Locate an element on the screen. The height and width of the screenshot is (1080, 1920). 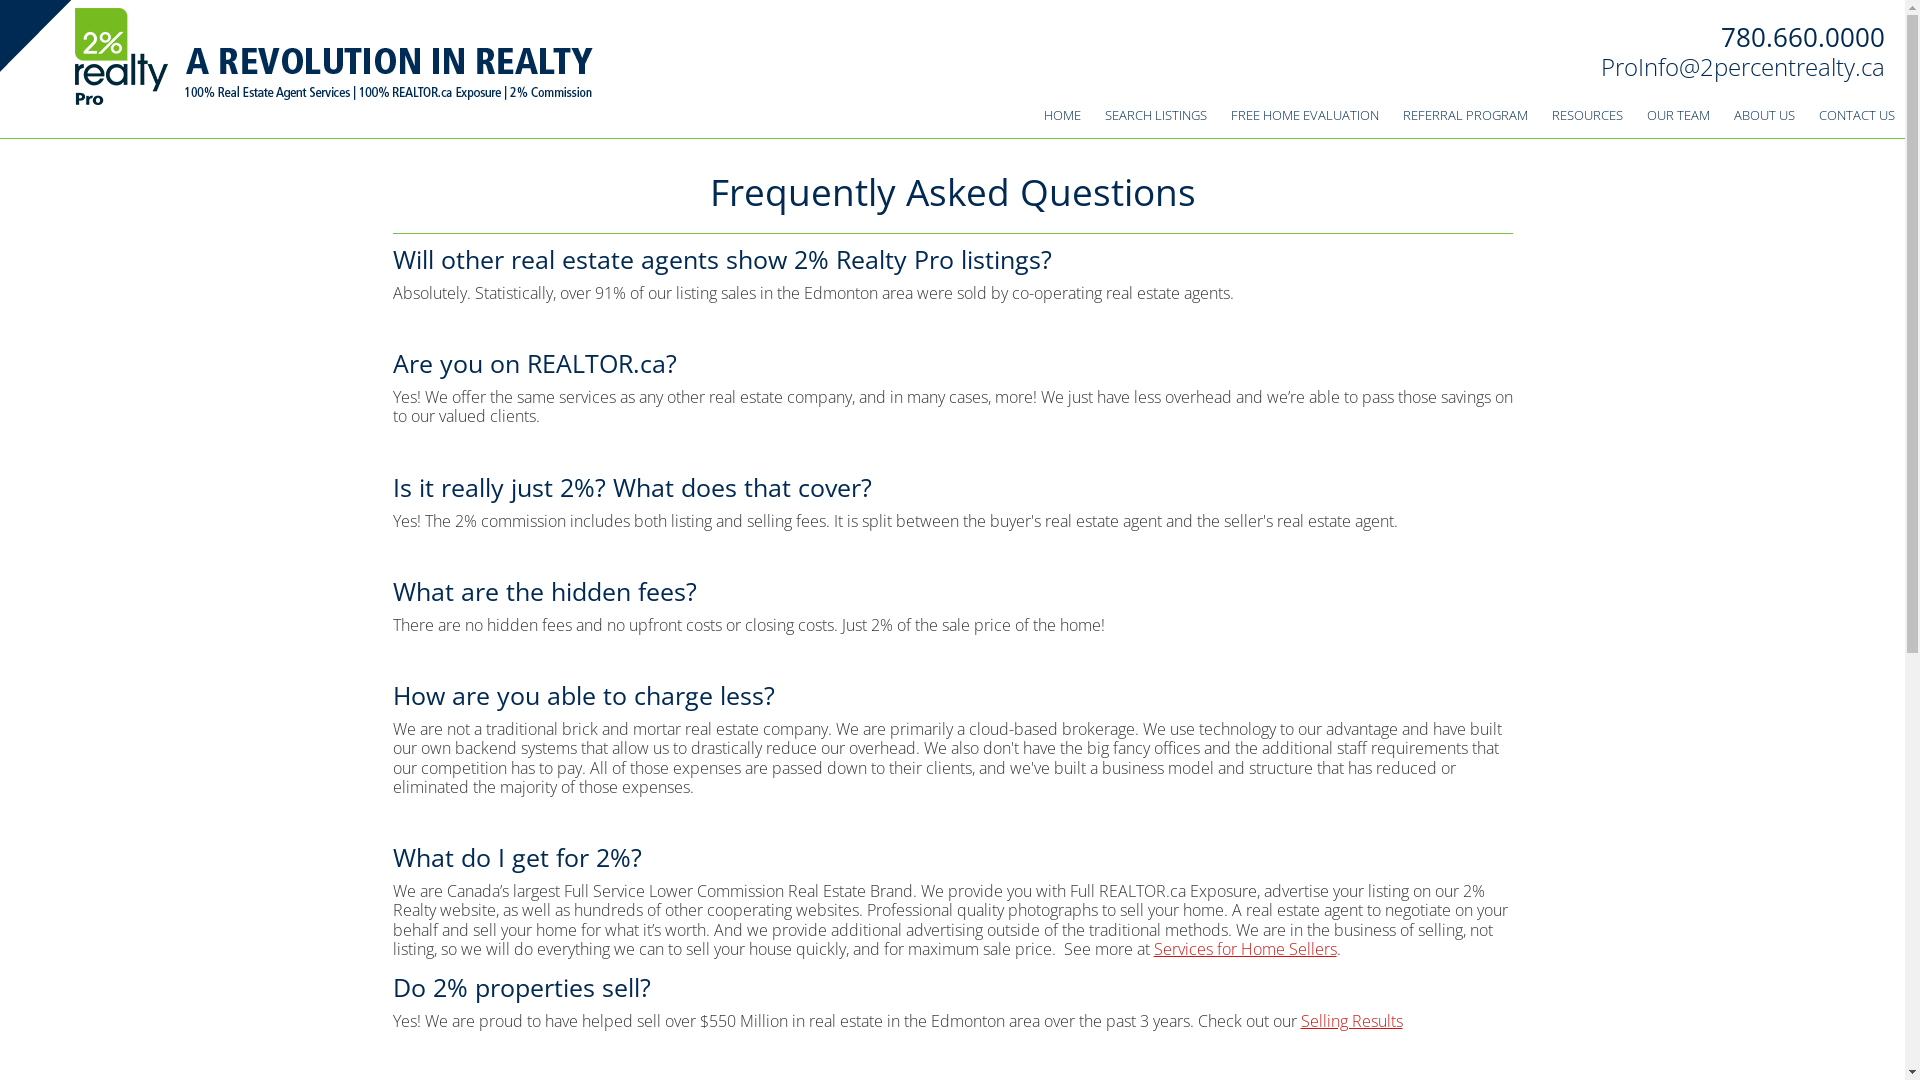
'SEARCH LISTINGS' is located at coordinates (1156, 115).